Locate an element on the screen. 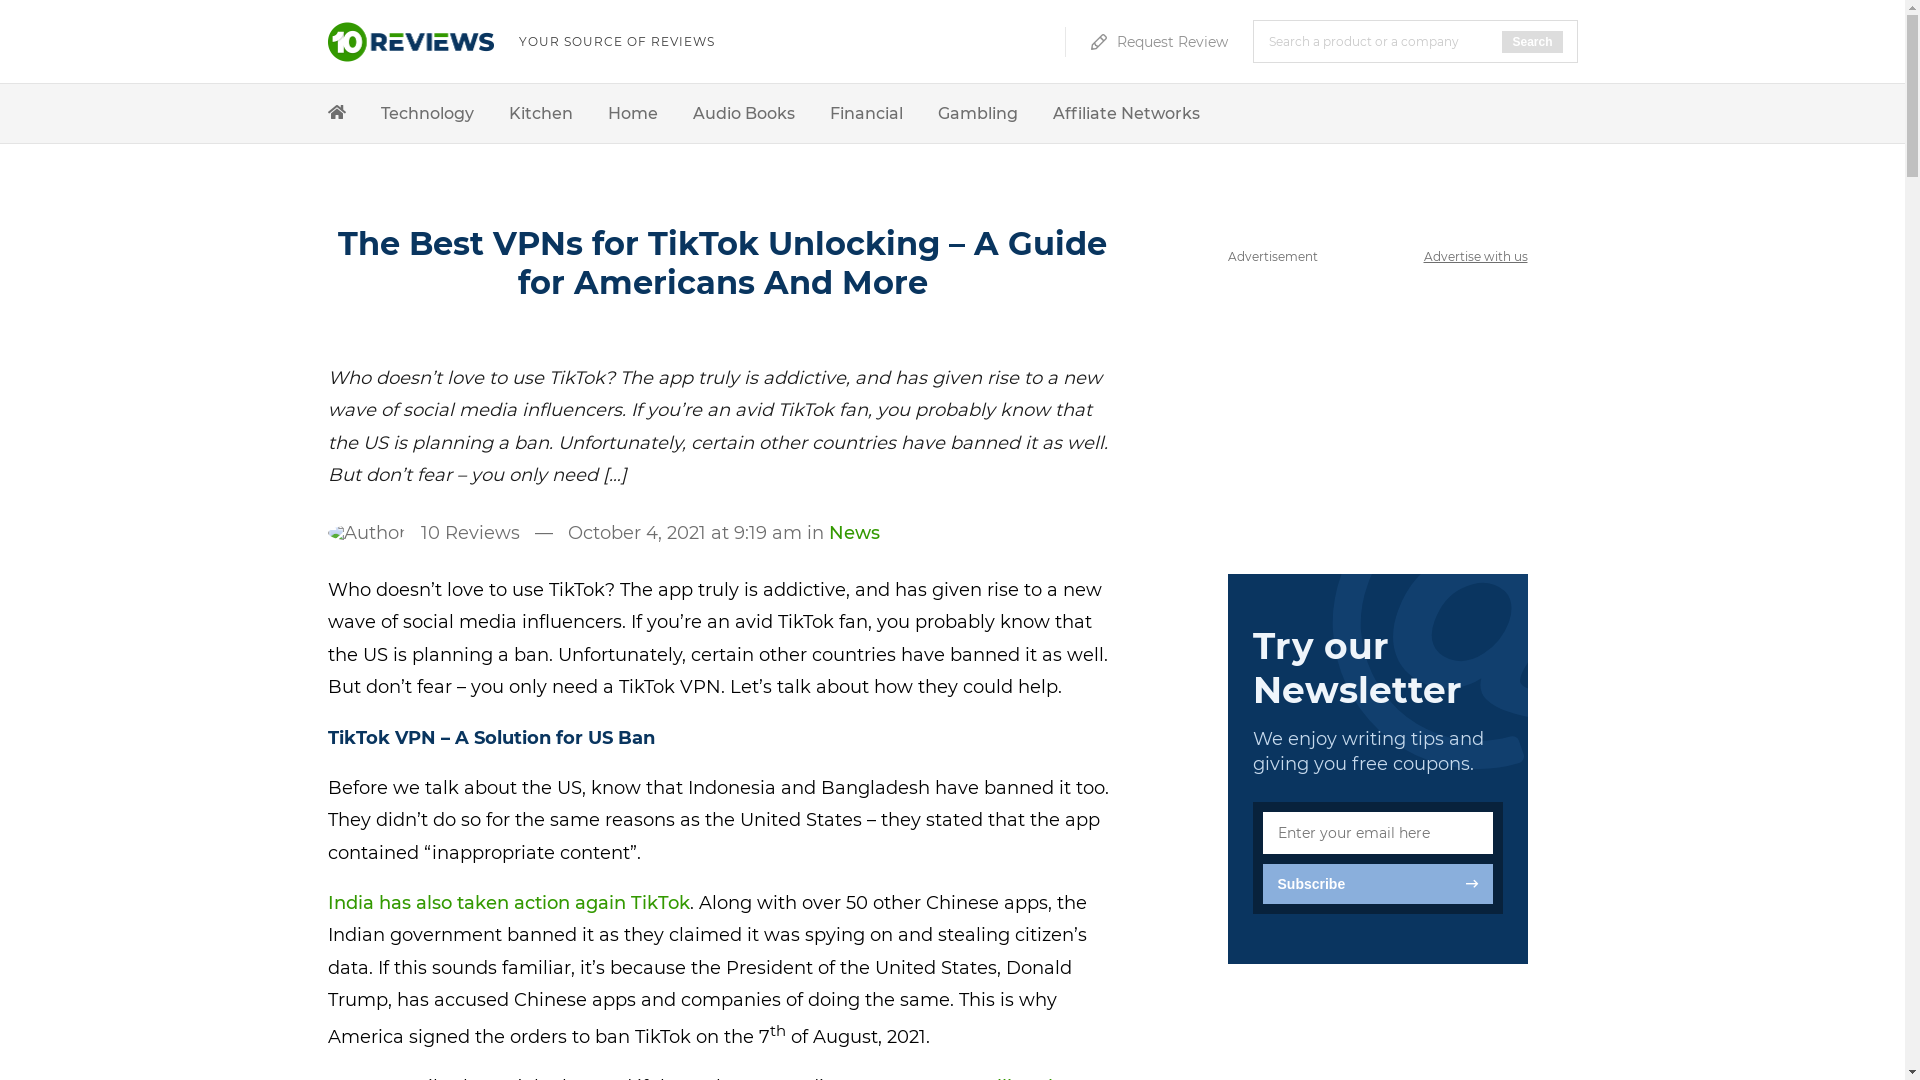  'Home' is located at coordinates (607, 113).